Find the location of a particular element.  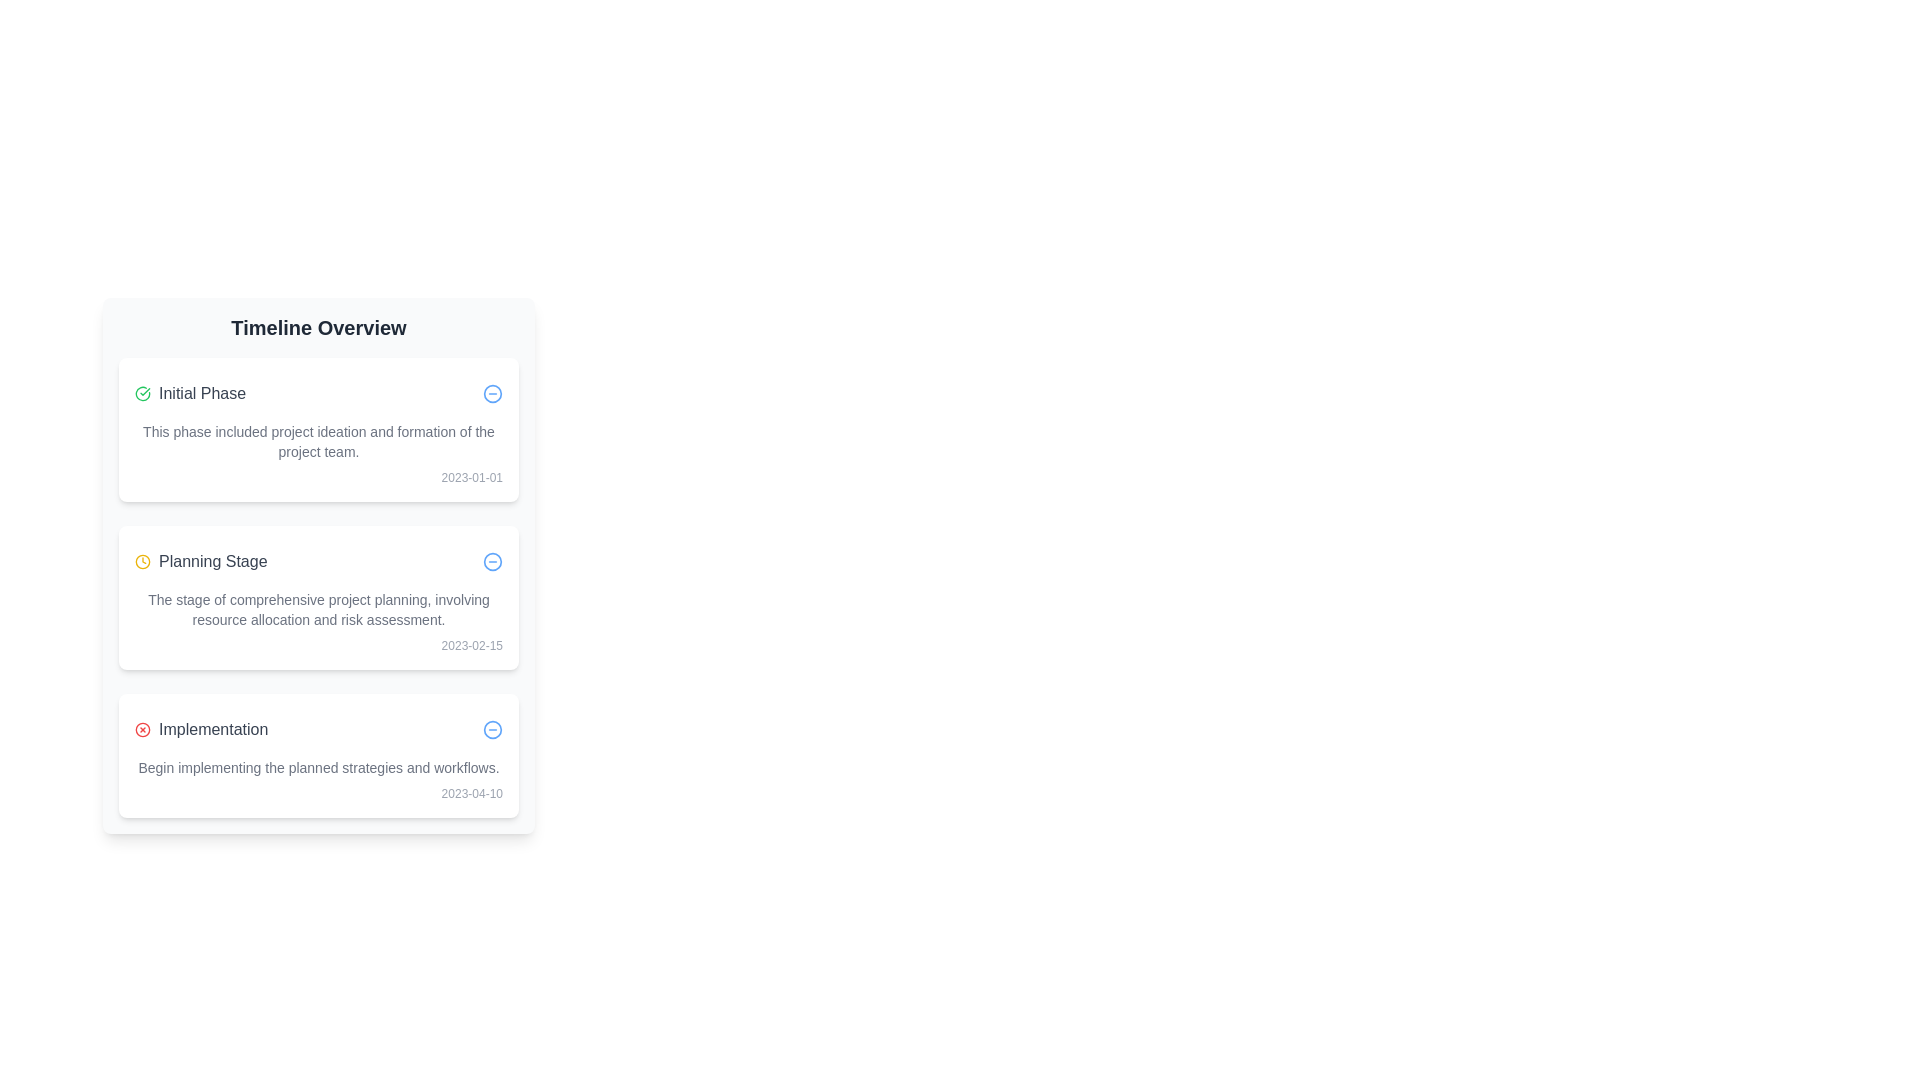

the small circular interactive icon with a blue outline is located at coordinates (493, 729).